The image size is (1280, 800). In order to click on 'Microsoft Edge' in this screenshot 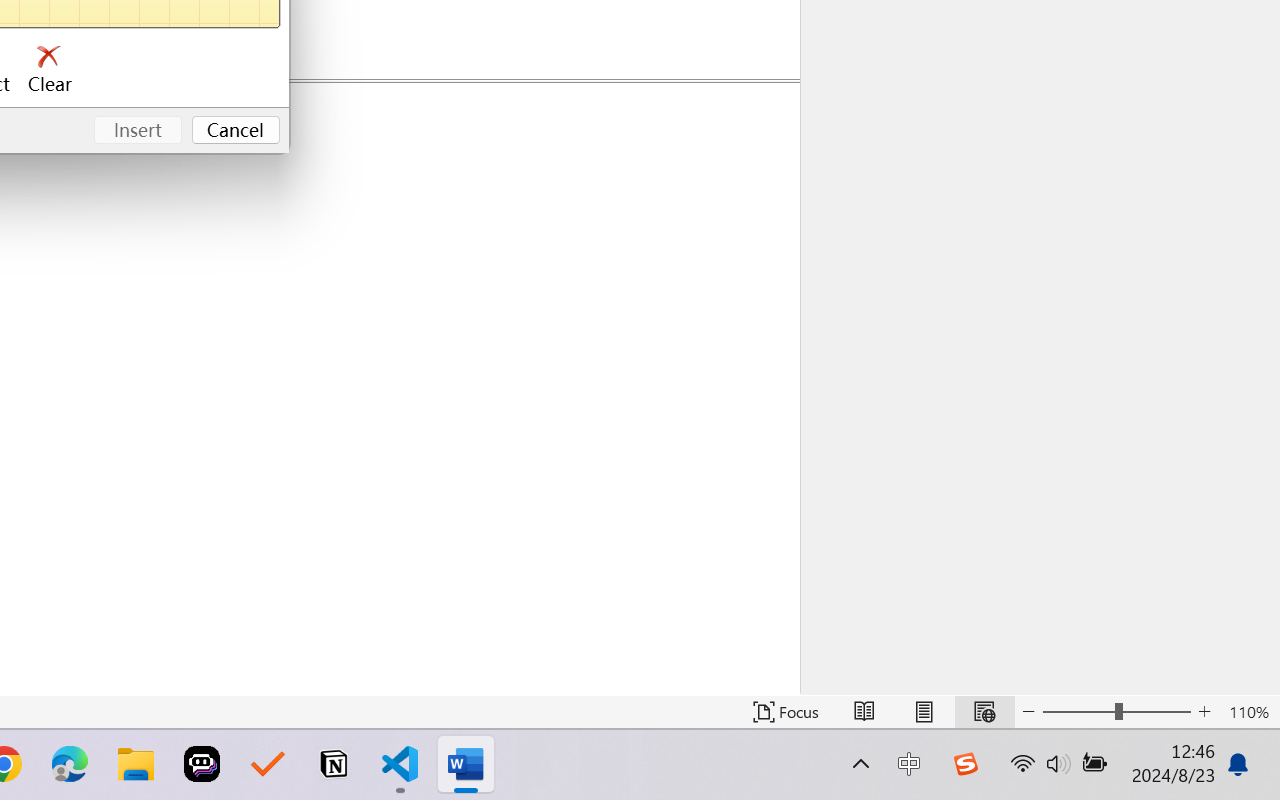, I will do `click(69, 764)`.